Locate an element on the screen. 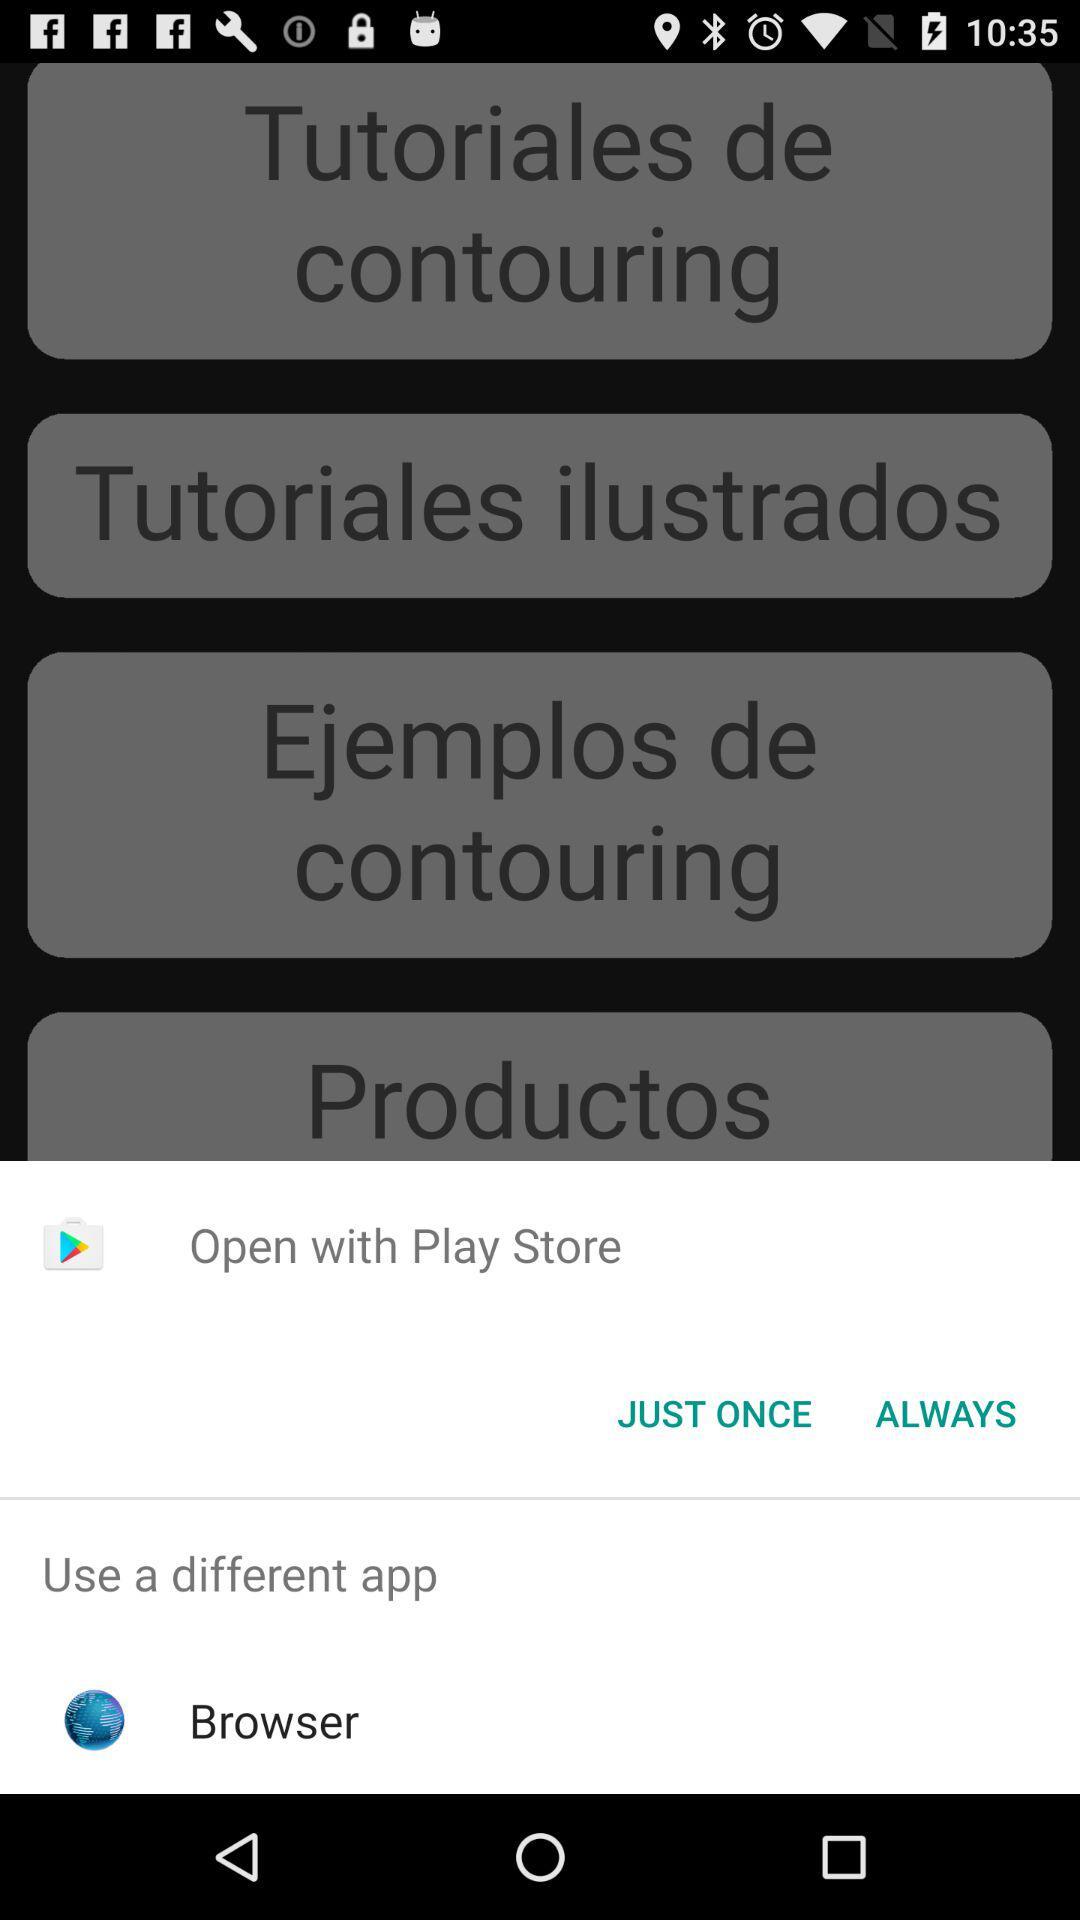 This screenshot has width=1080, height=1920. the icon to the left of the always button is located at coordinates (713, 1411).